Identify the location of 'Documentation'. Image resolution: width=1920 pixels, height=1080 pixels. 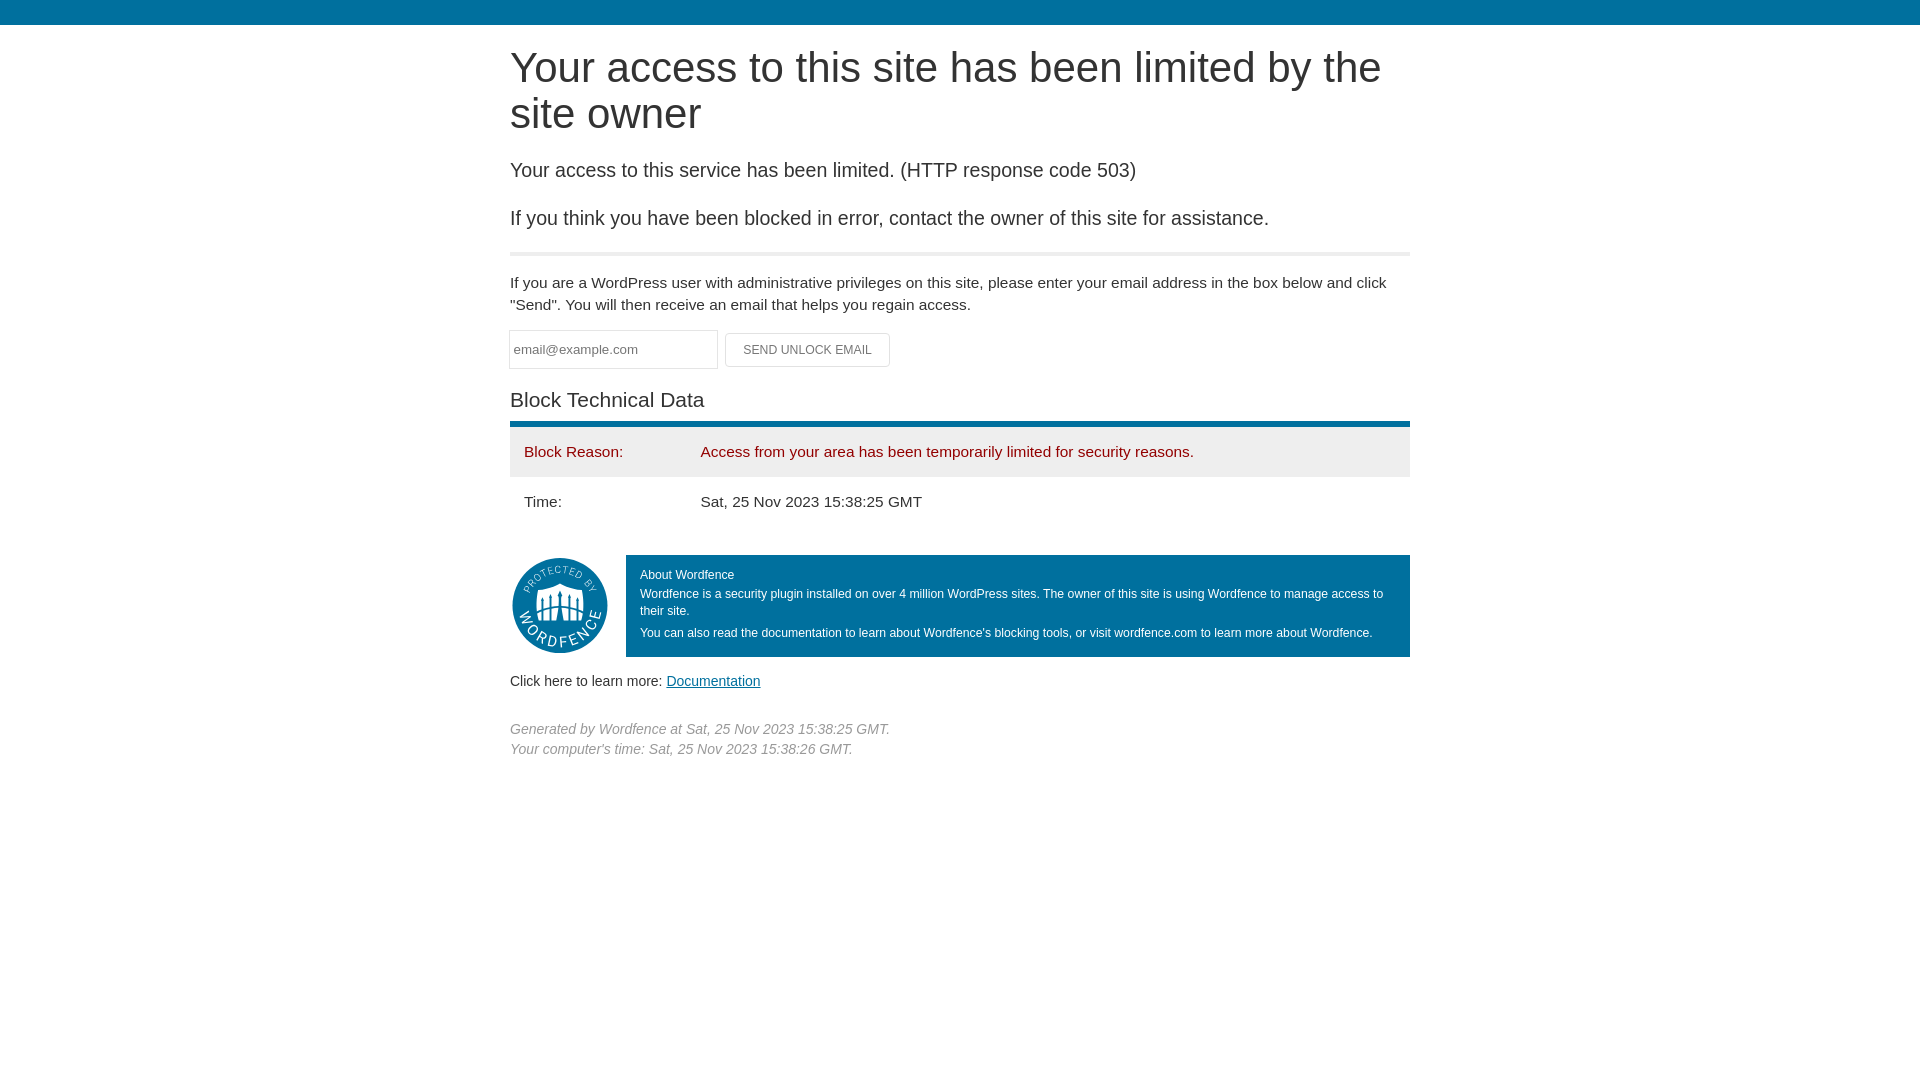
(713, 680).